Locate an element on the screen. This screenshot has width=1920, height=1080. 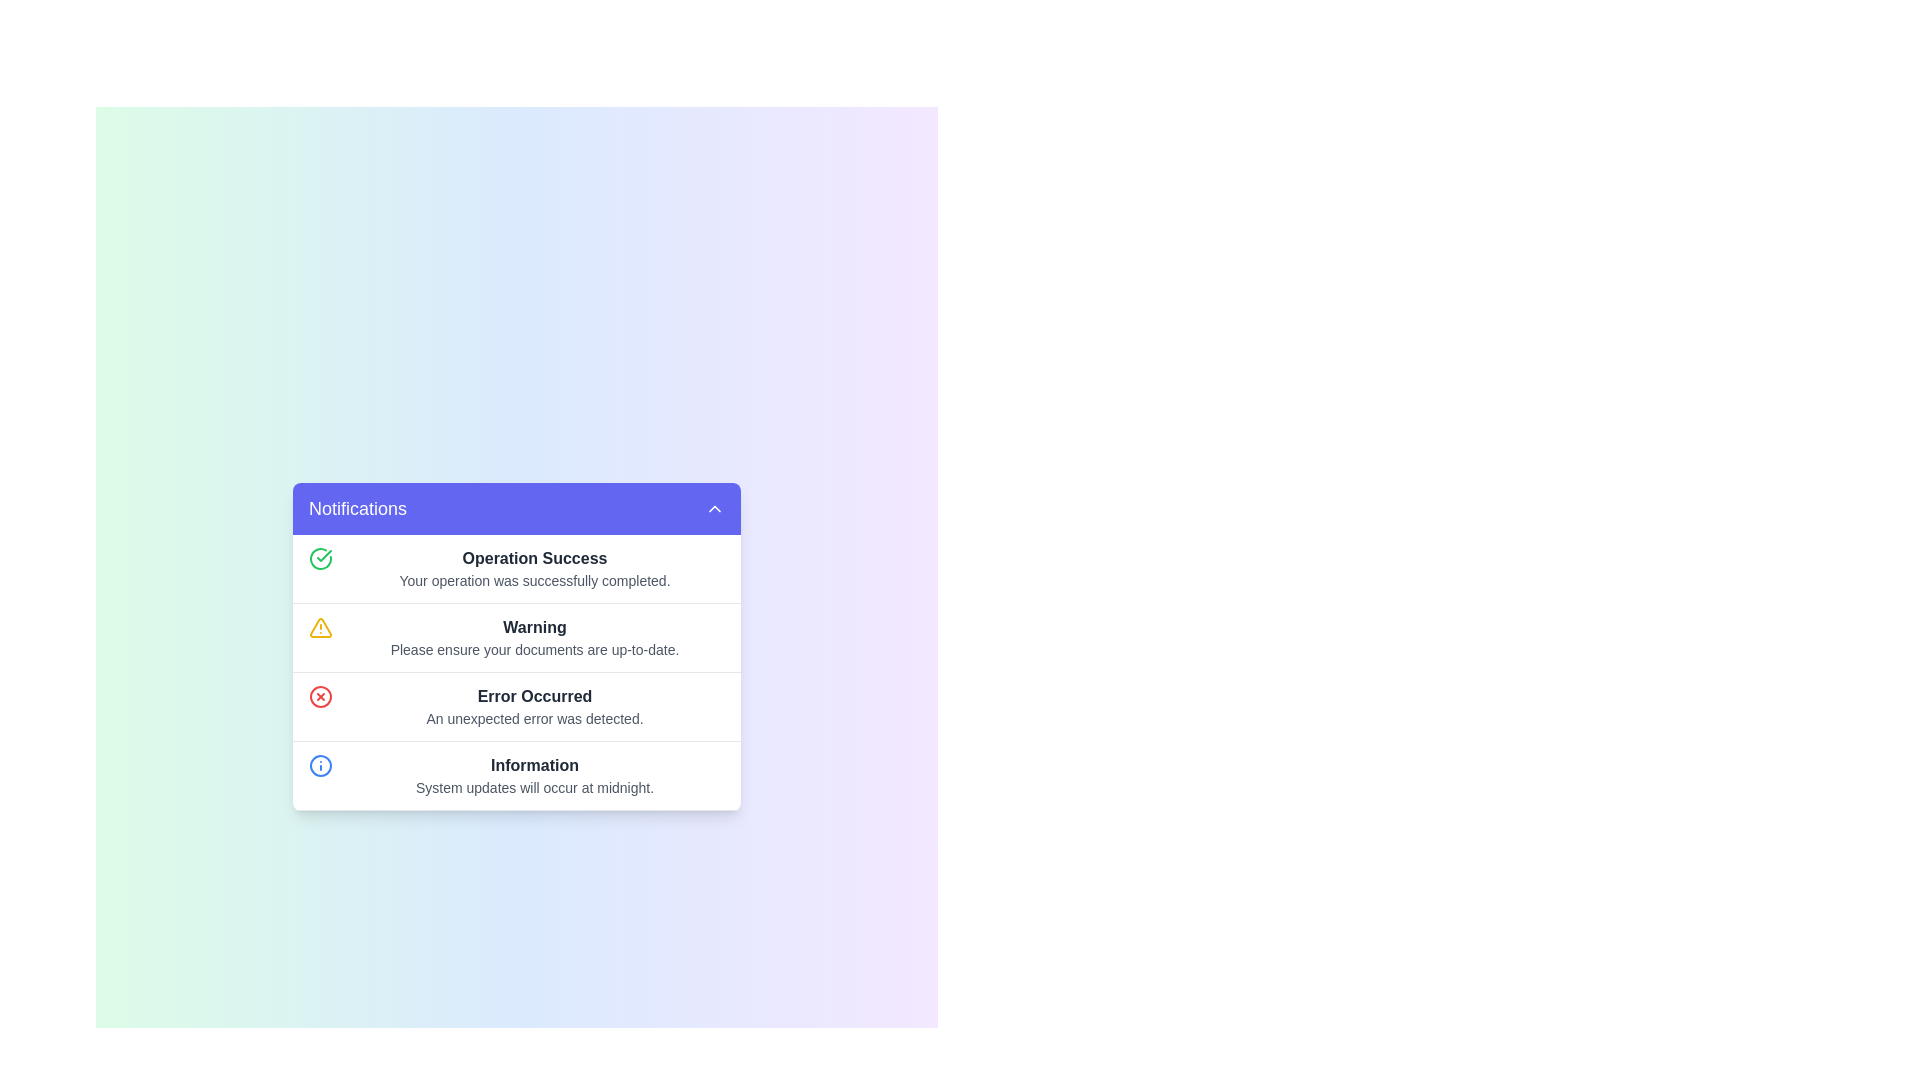
the text group containing the heading 'Information' and the description 'System updates will occur at midnight', which is the fourth item in the 'Notifications' panel is located at coordinates (534, 774).